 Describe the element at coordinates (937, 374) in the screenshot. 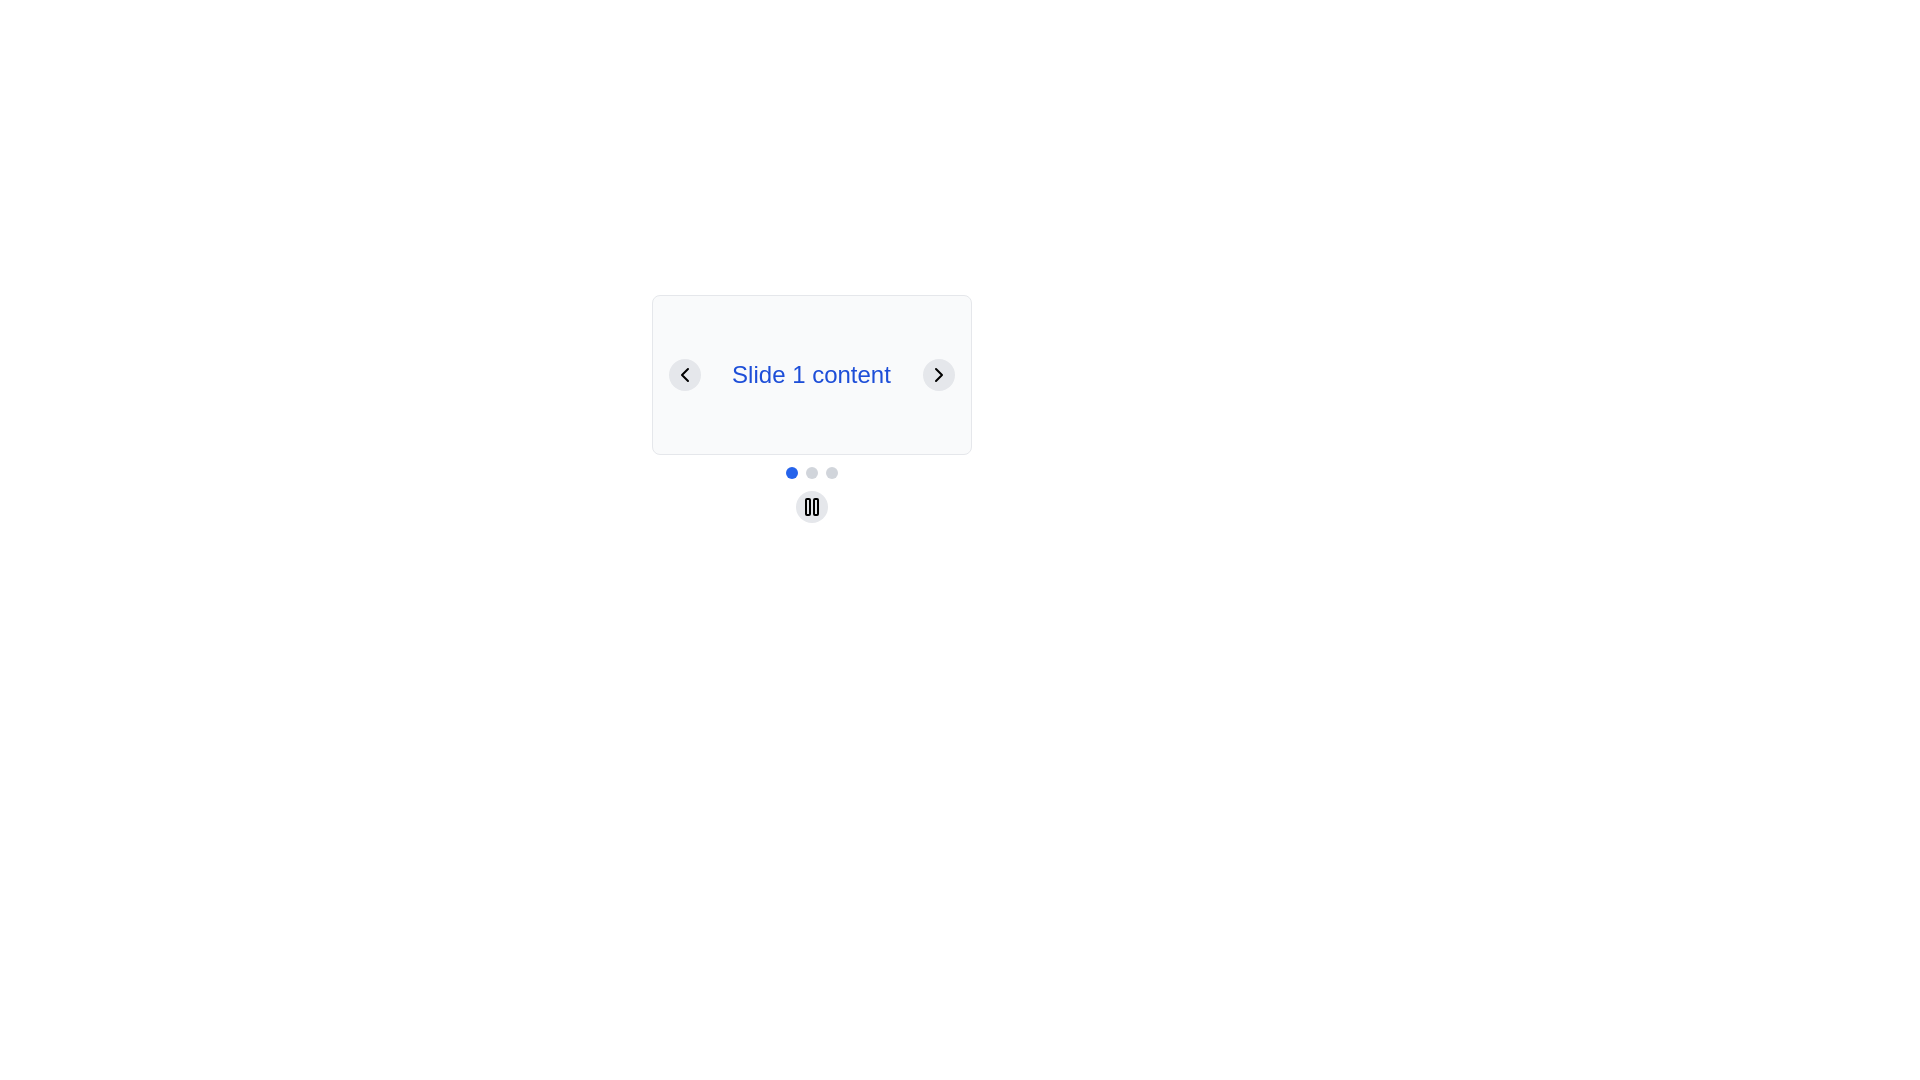

I see `the right navigation button in the carousel` at that location.